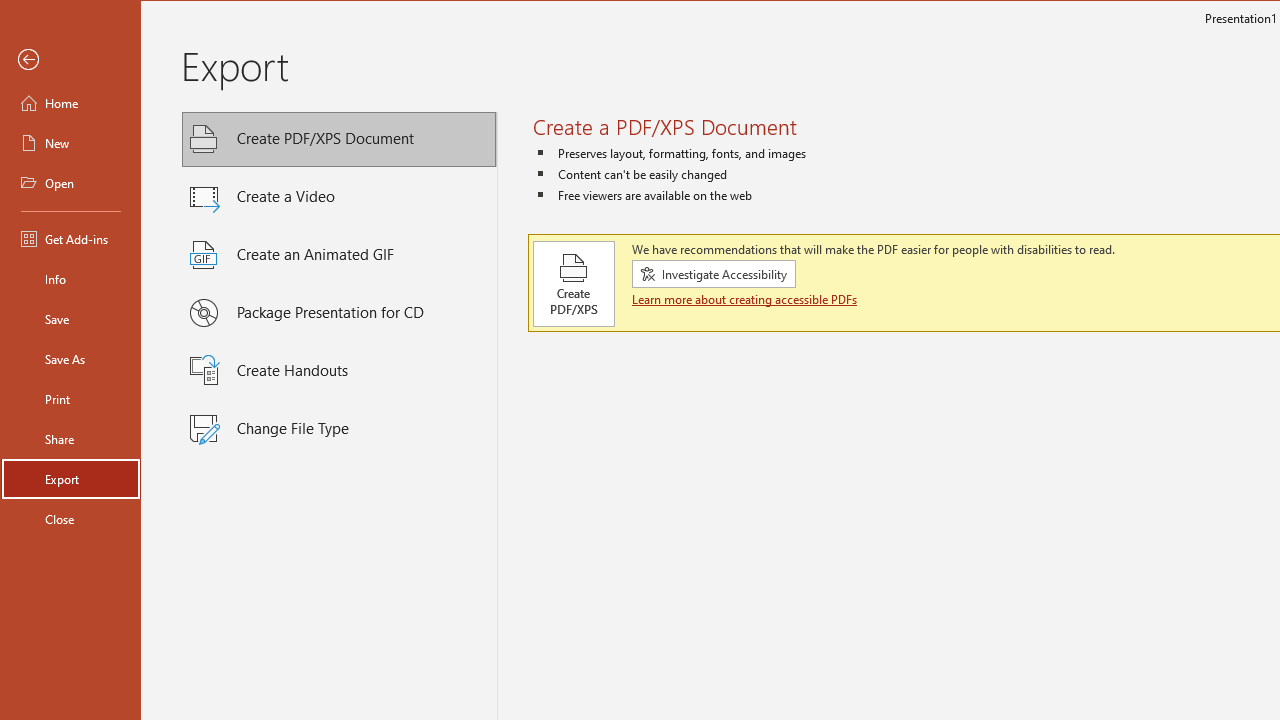 The height and width of the screenshot is (720, 1280). Describe the element at coordinates (714, 273) in the screenshot. I see `'Investigate Accessibility'` at that location.